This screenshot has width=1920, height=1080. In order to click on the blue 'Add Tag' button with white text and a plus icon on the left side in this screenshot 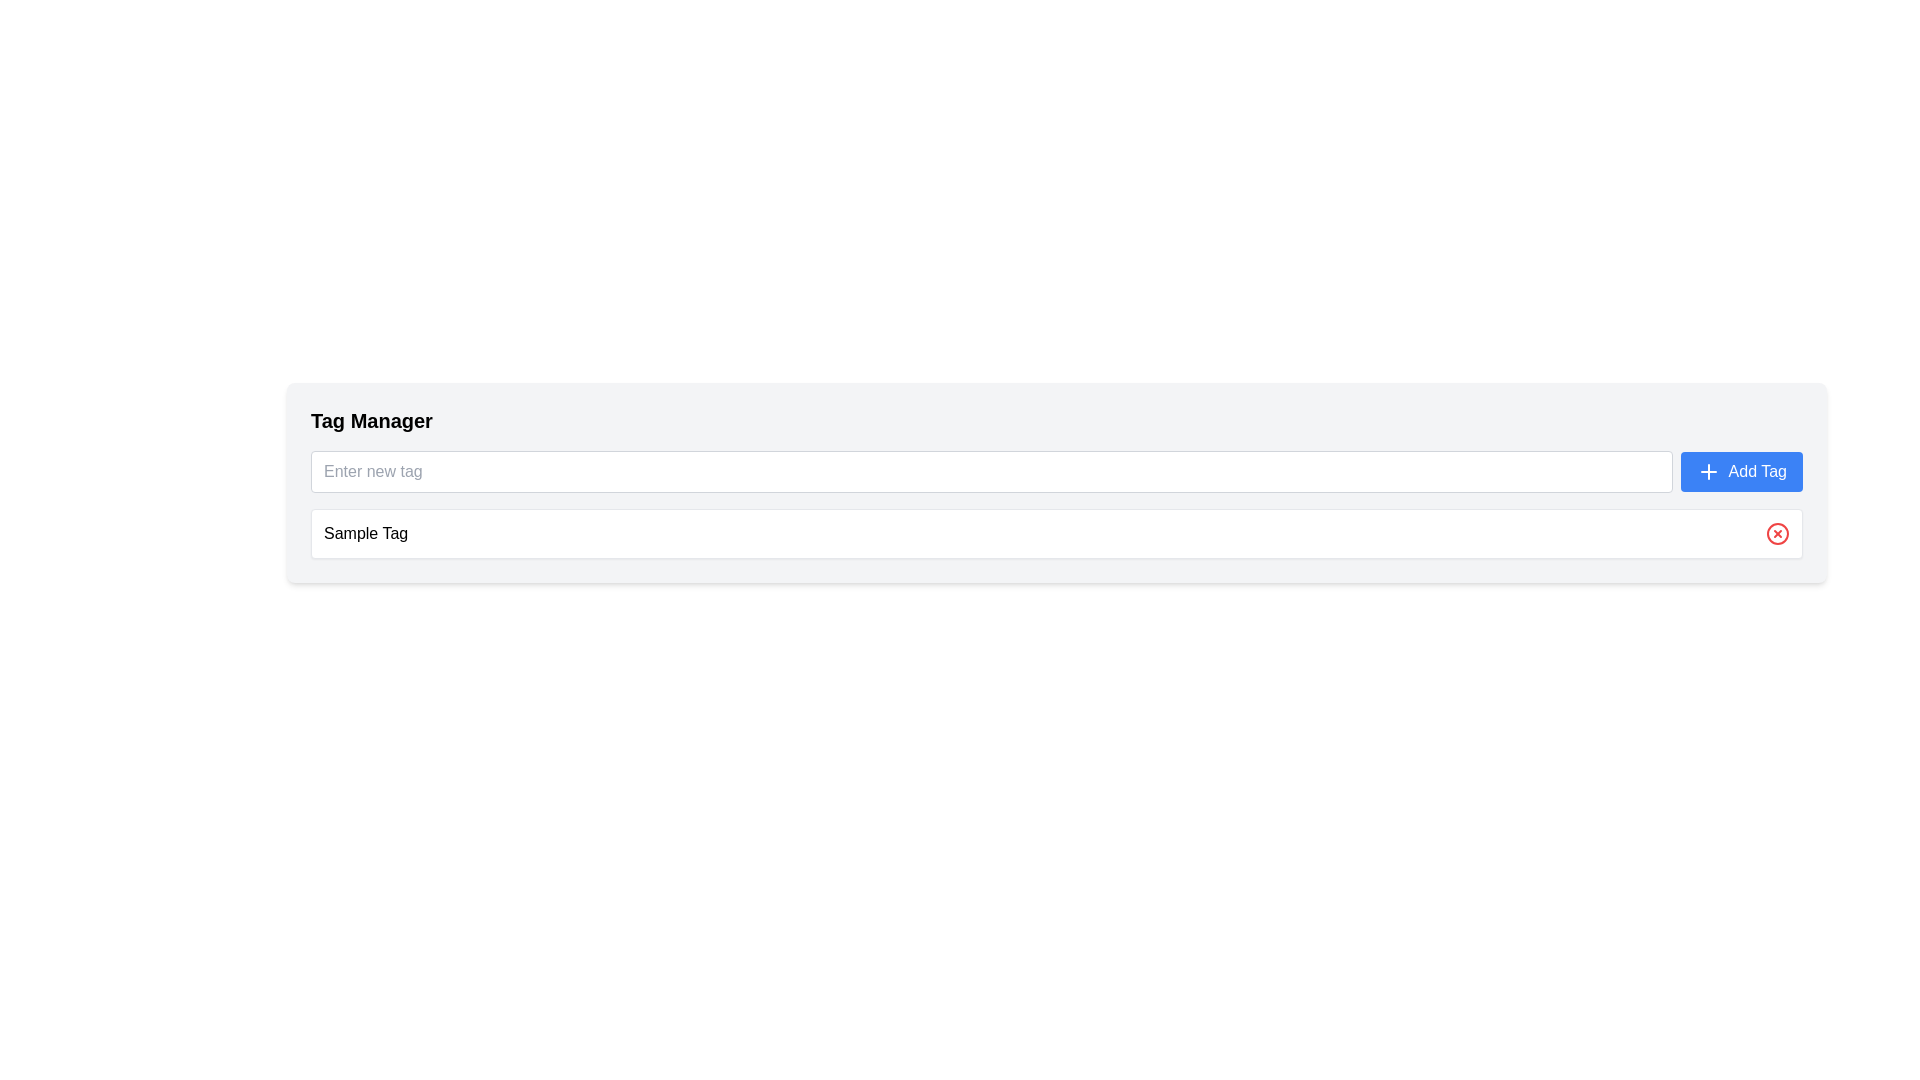, I will do `click(1740, 471)`.